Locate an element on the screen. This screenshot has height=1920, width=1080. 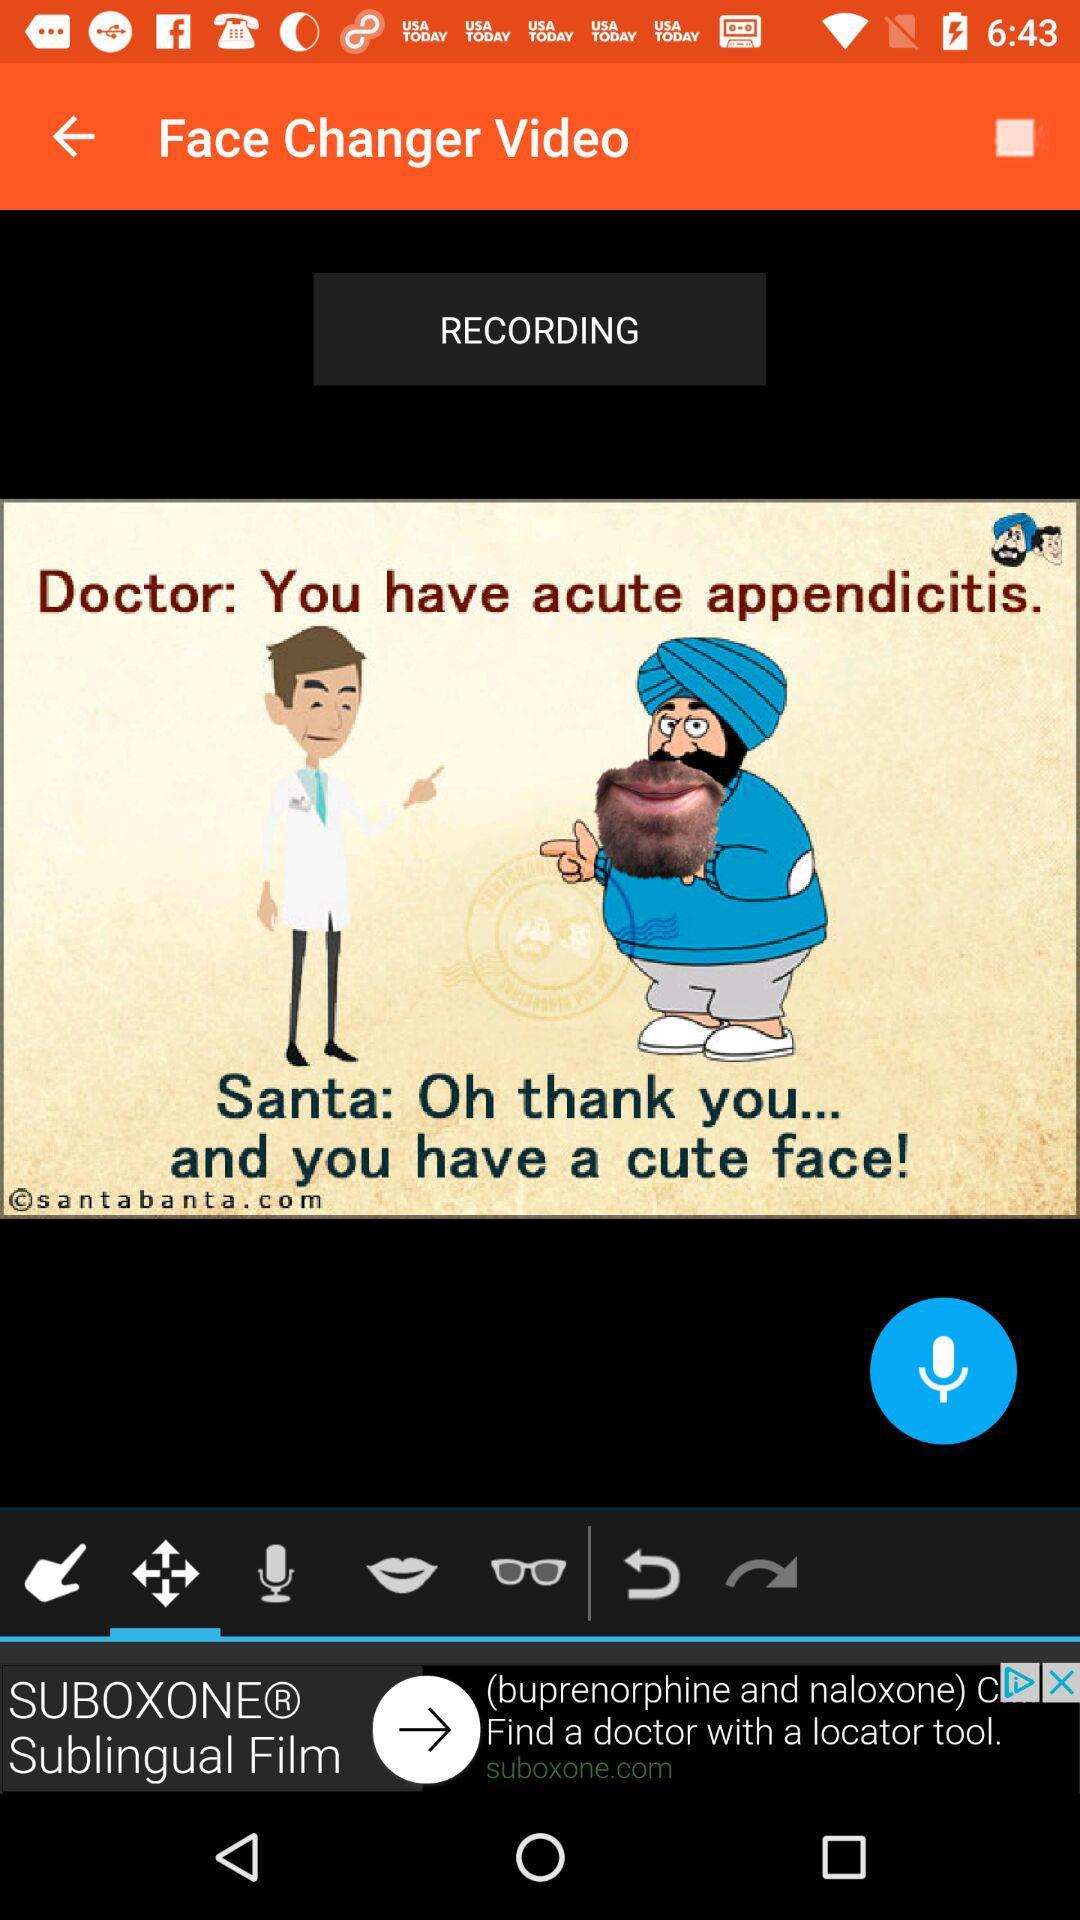
the undo icon is located at coordinates (651, 1572).